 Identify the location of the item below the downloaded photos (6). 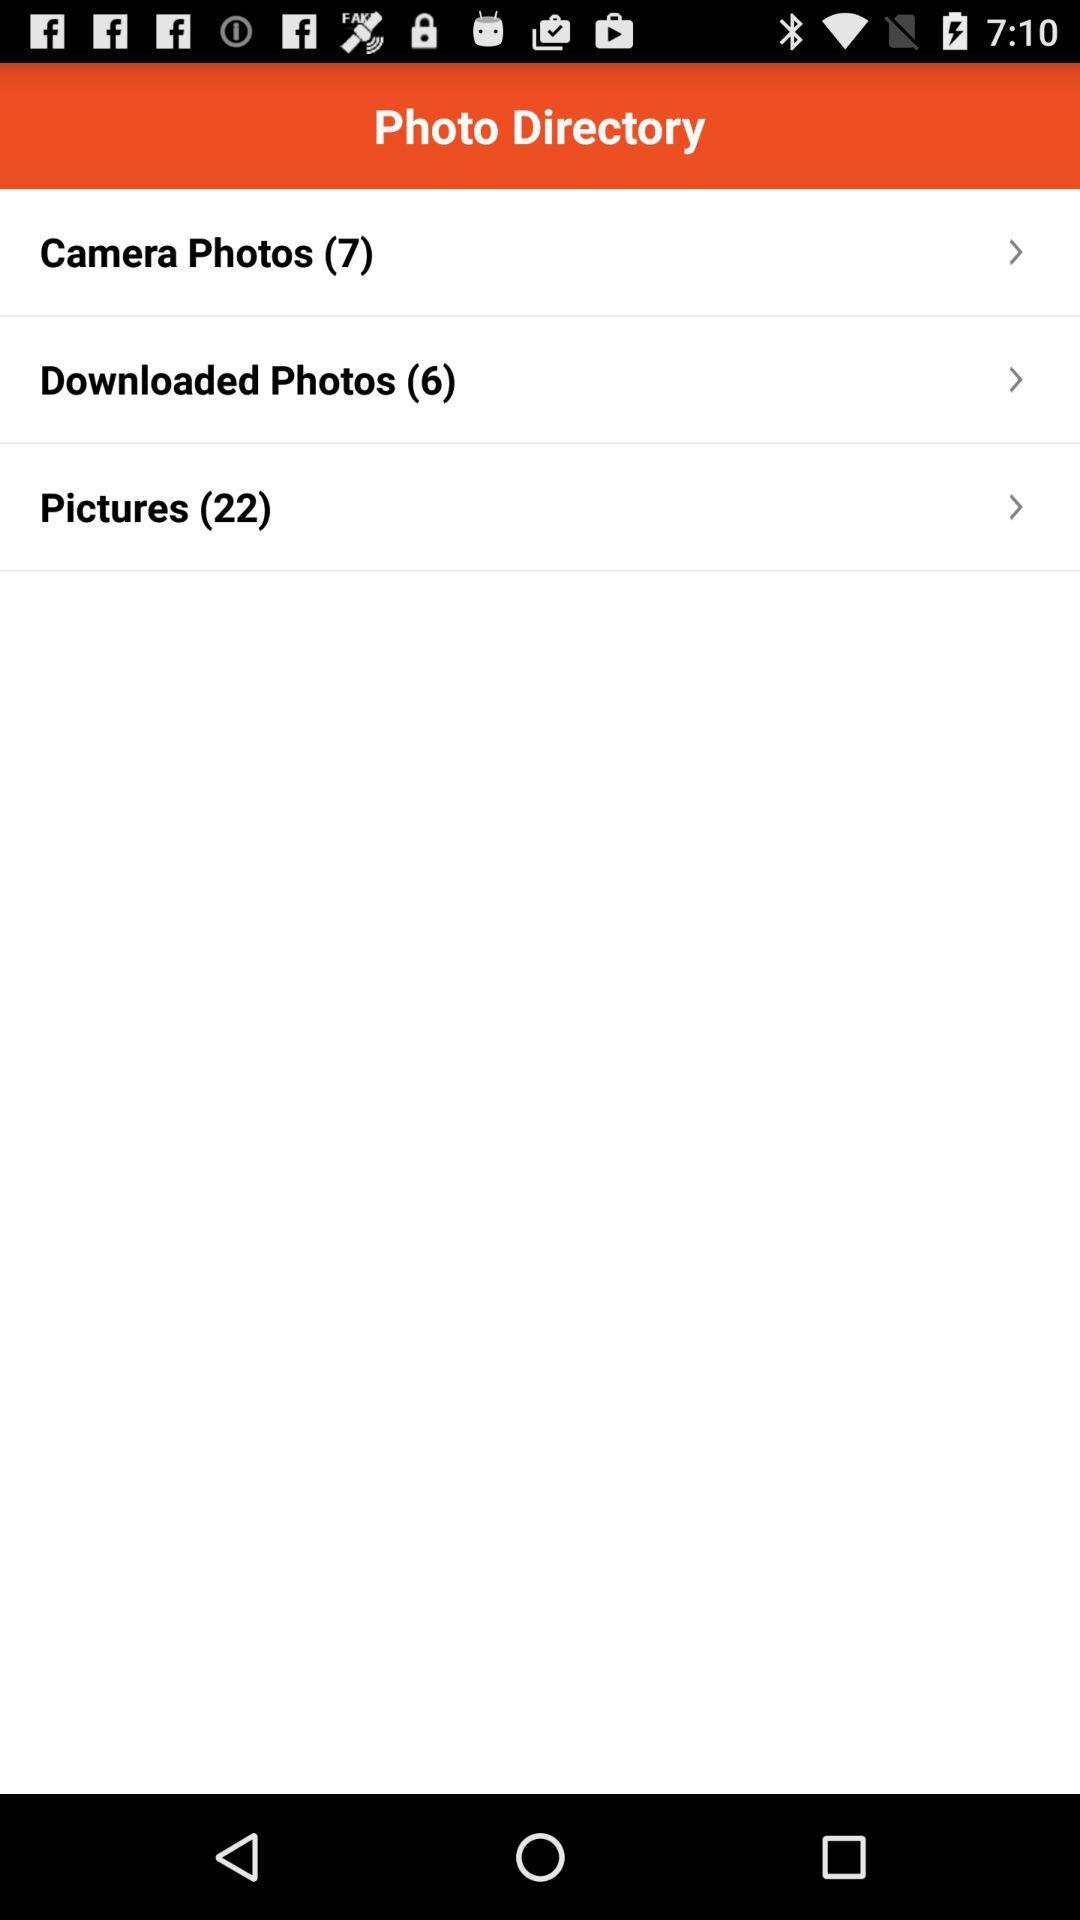
(154, 506).